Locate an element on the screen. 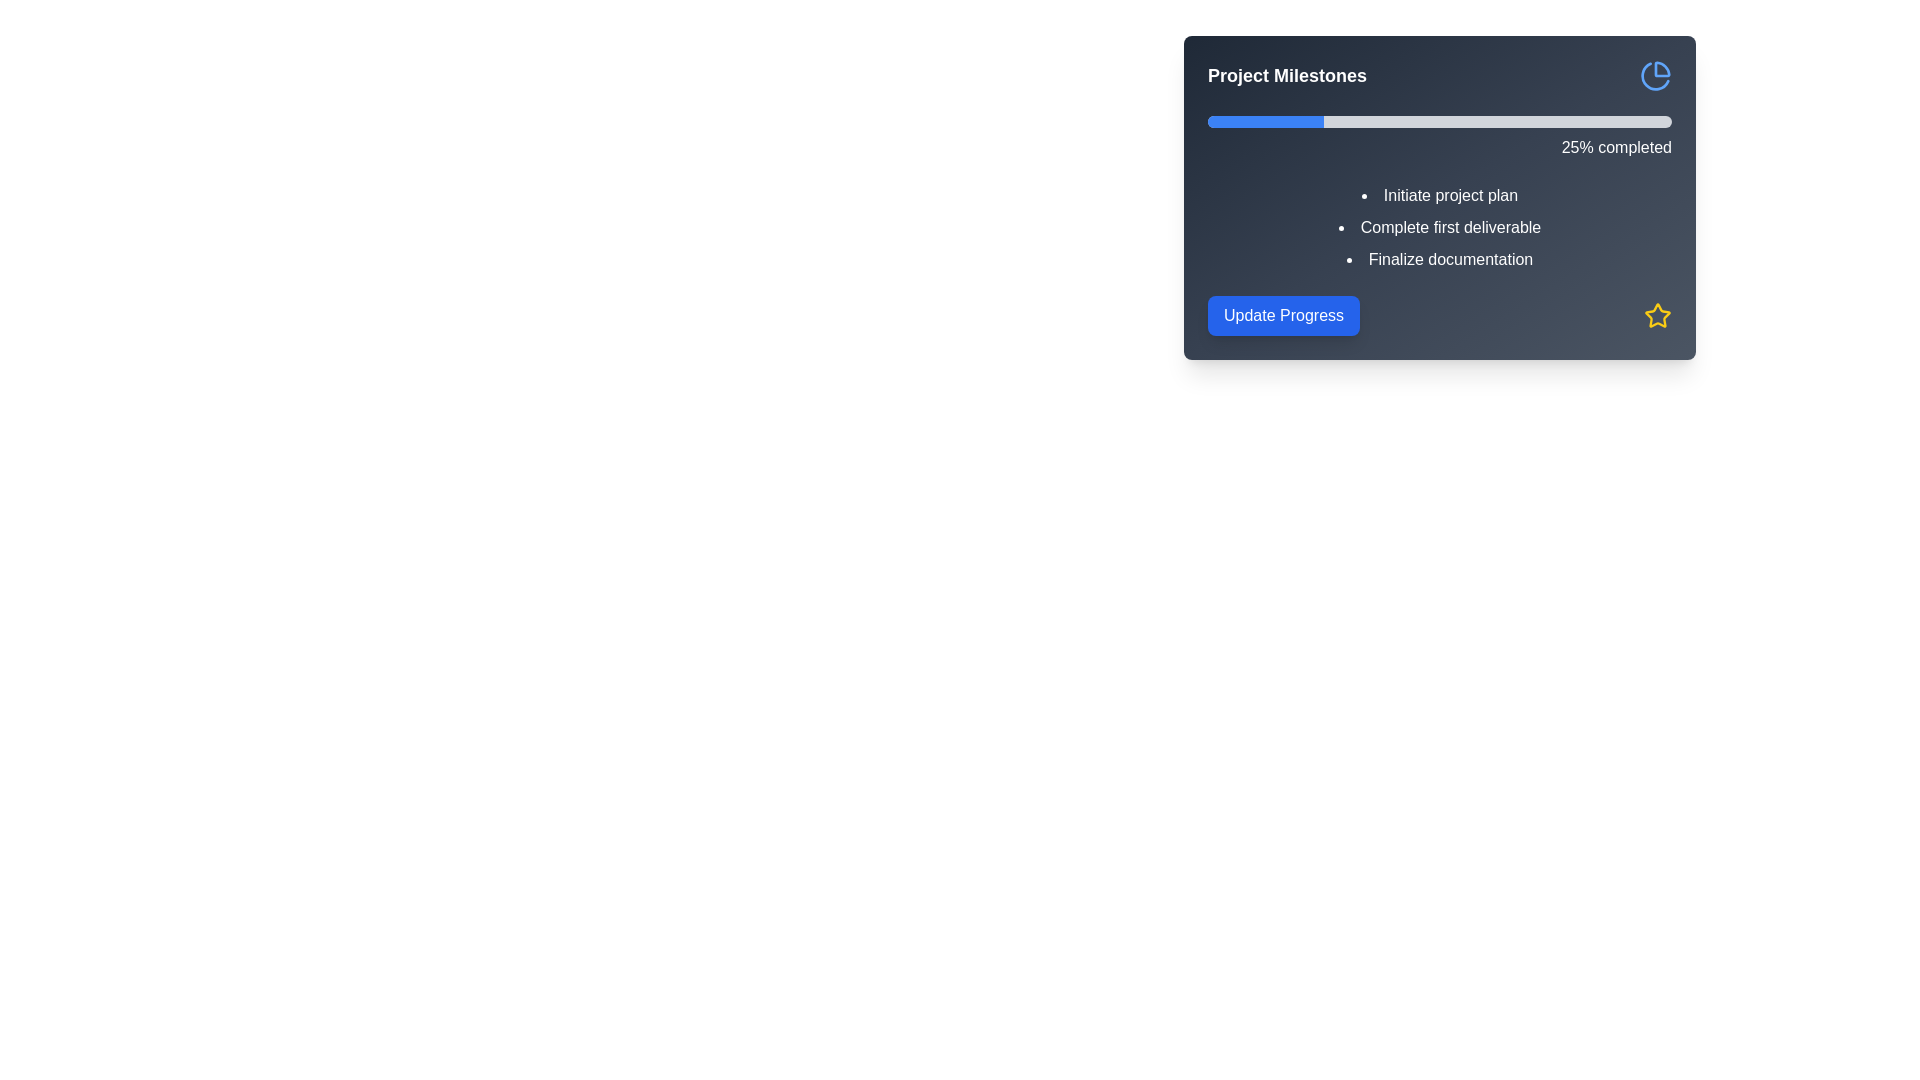  the left segment of the pie chart icon located at the upper-right corner of the card interface is located at coordinates (1662, 68).